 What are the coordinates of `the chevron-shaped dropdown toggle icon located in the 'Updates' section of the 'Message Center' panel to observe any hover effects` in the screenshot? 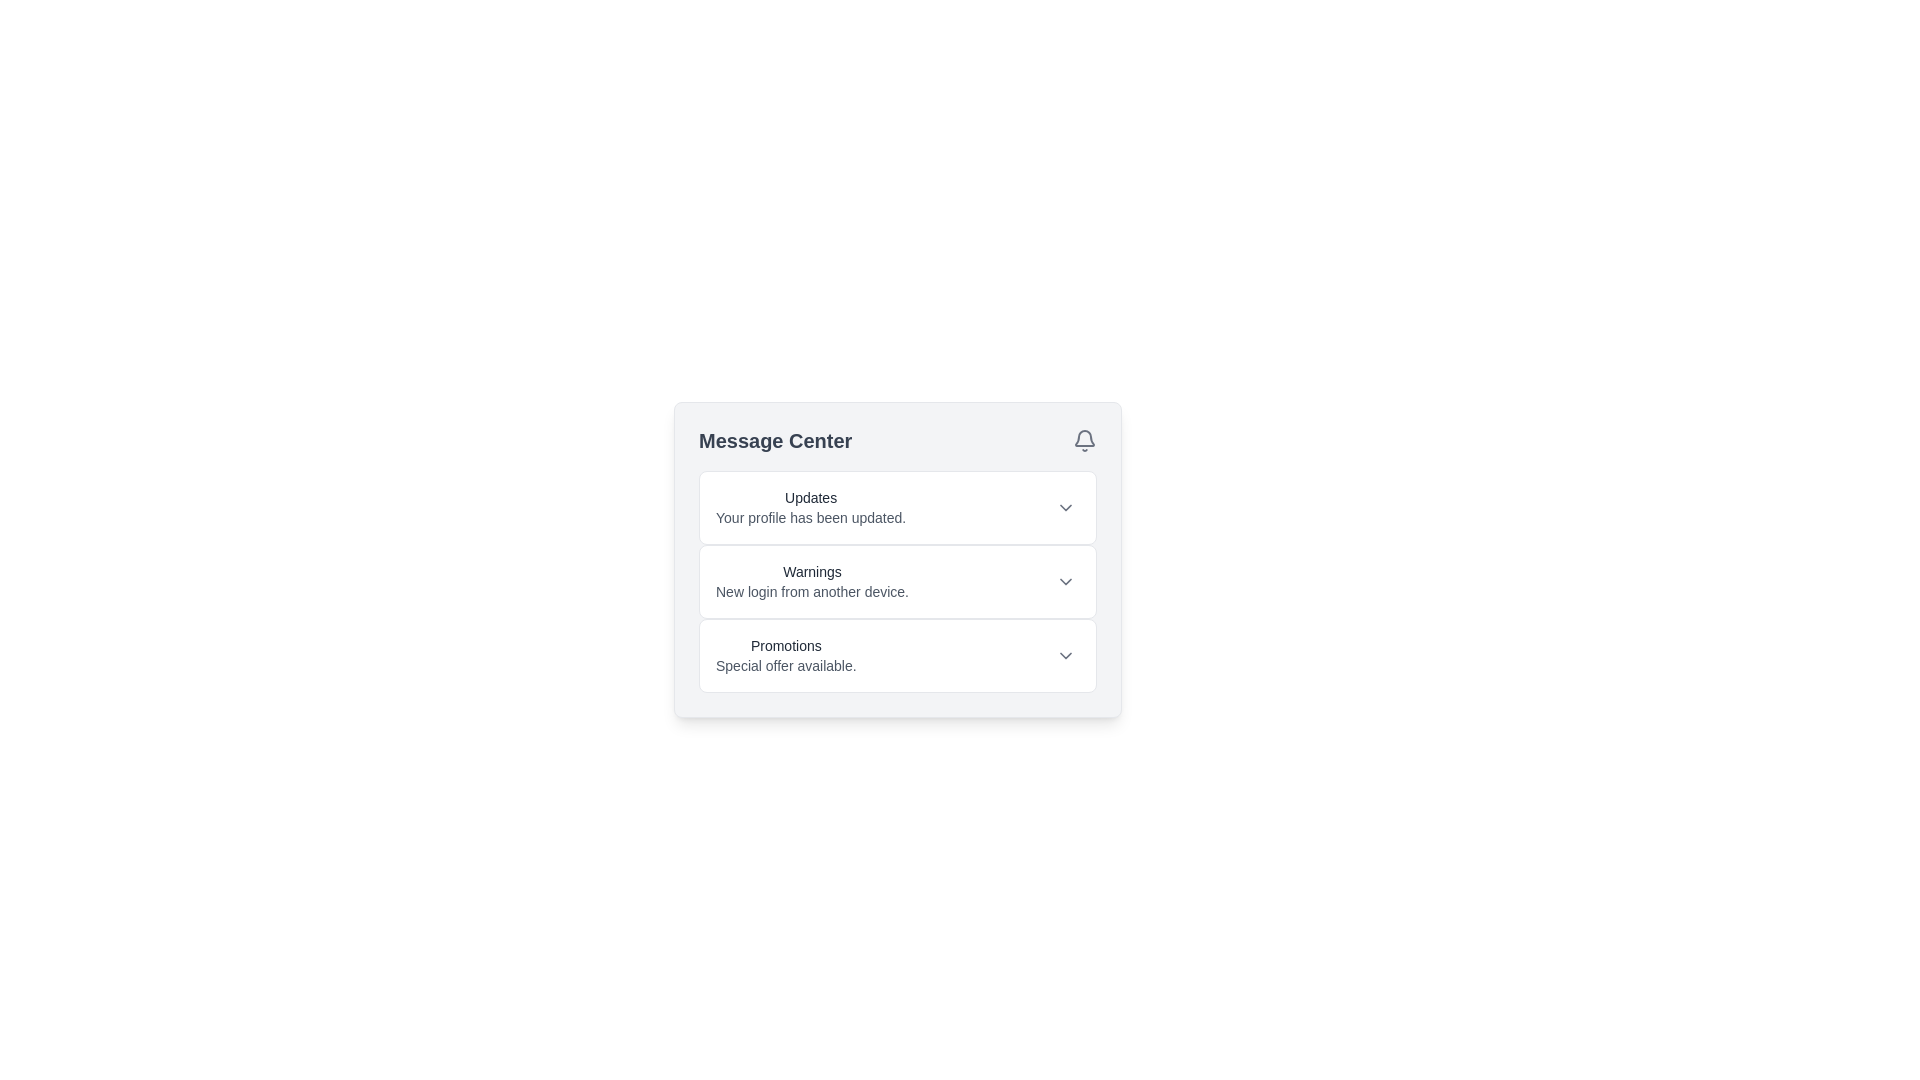 It's located at (1064, 507).